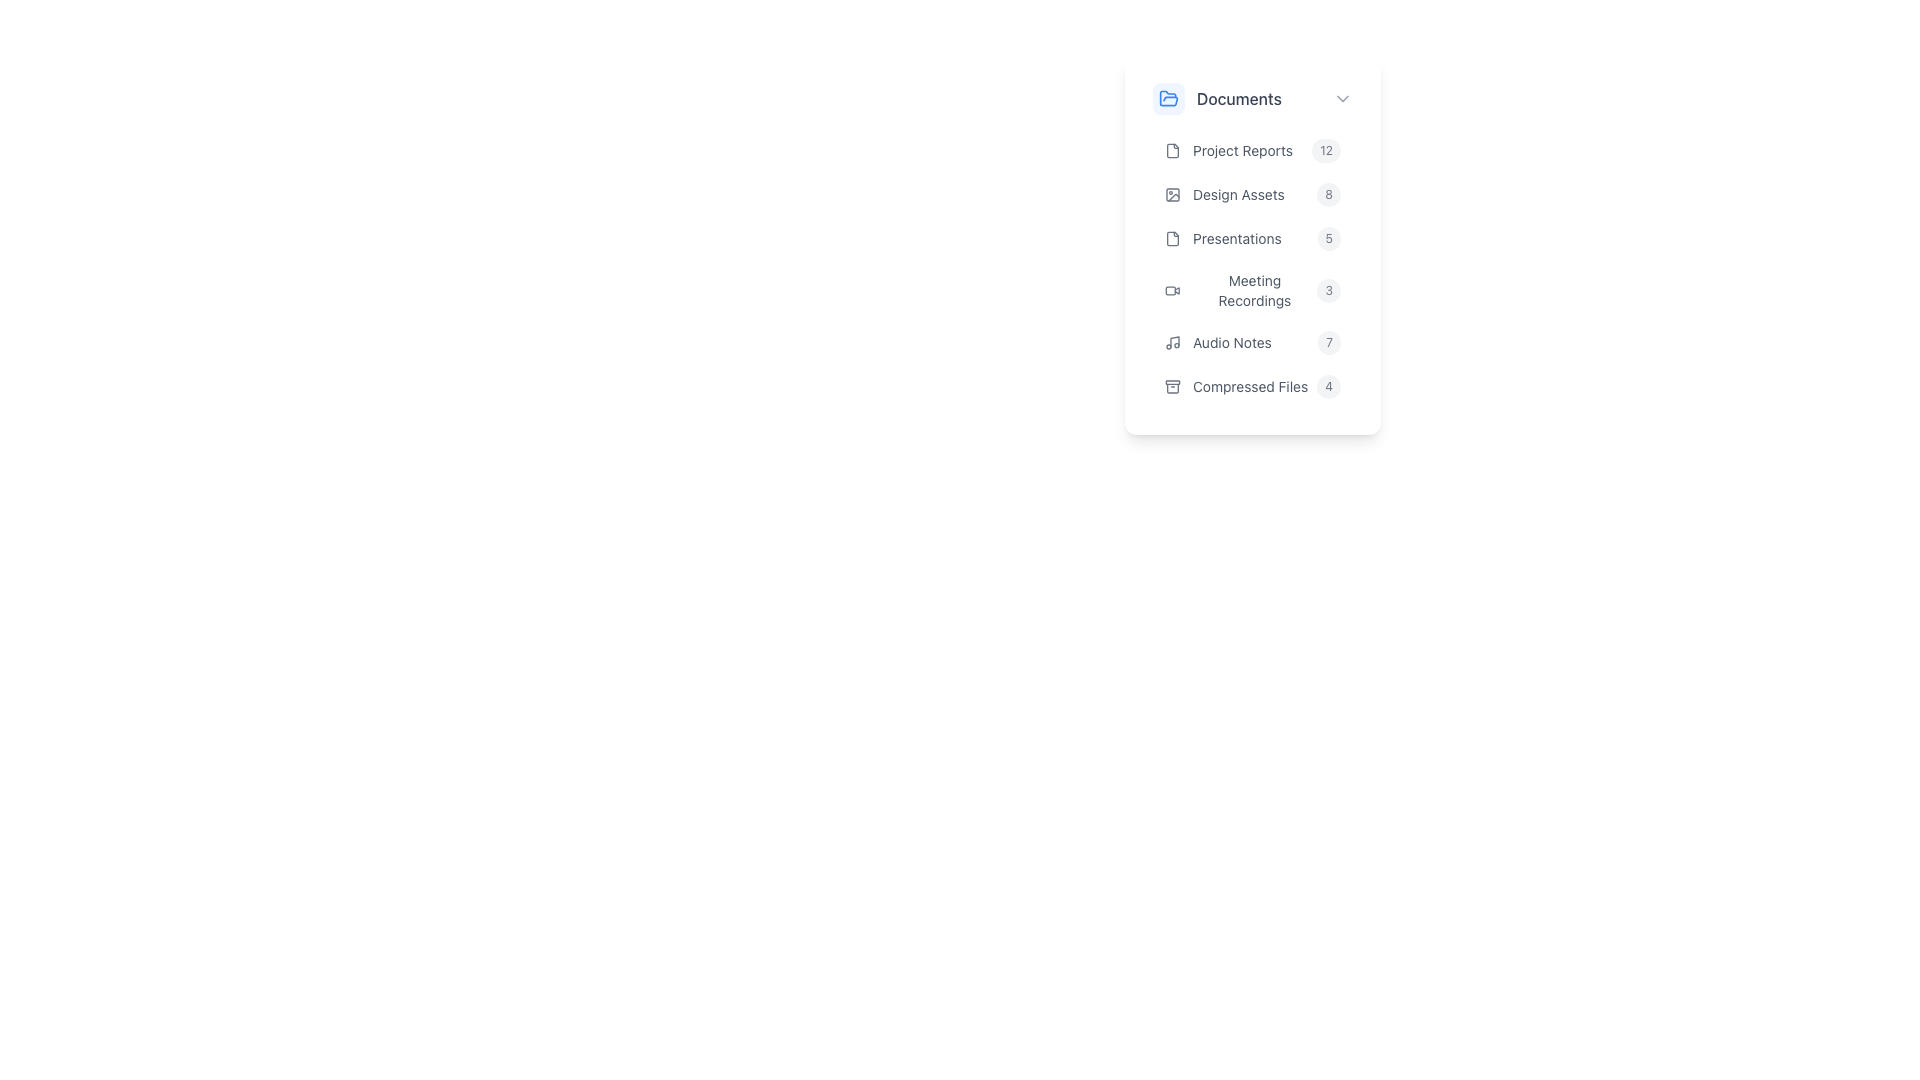 Image resolution: width=1920 pixels, height=1080 pixels. Describe the element at coordinates (1249, 386) in the screenshot. I see `the label that describes the sixth entry under the 'Documents' heading, positioned to the right of the archive icon` at that location.